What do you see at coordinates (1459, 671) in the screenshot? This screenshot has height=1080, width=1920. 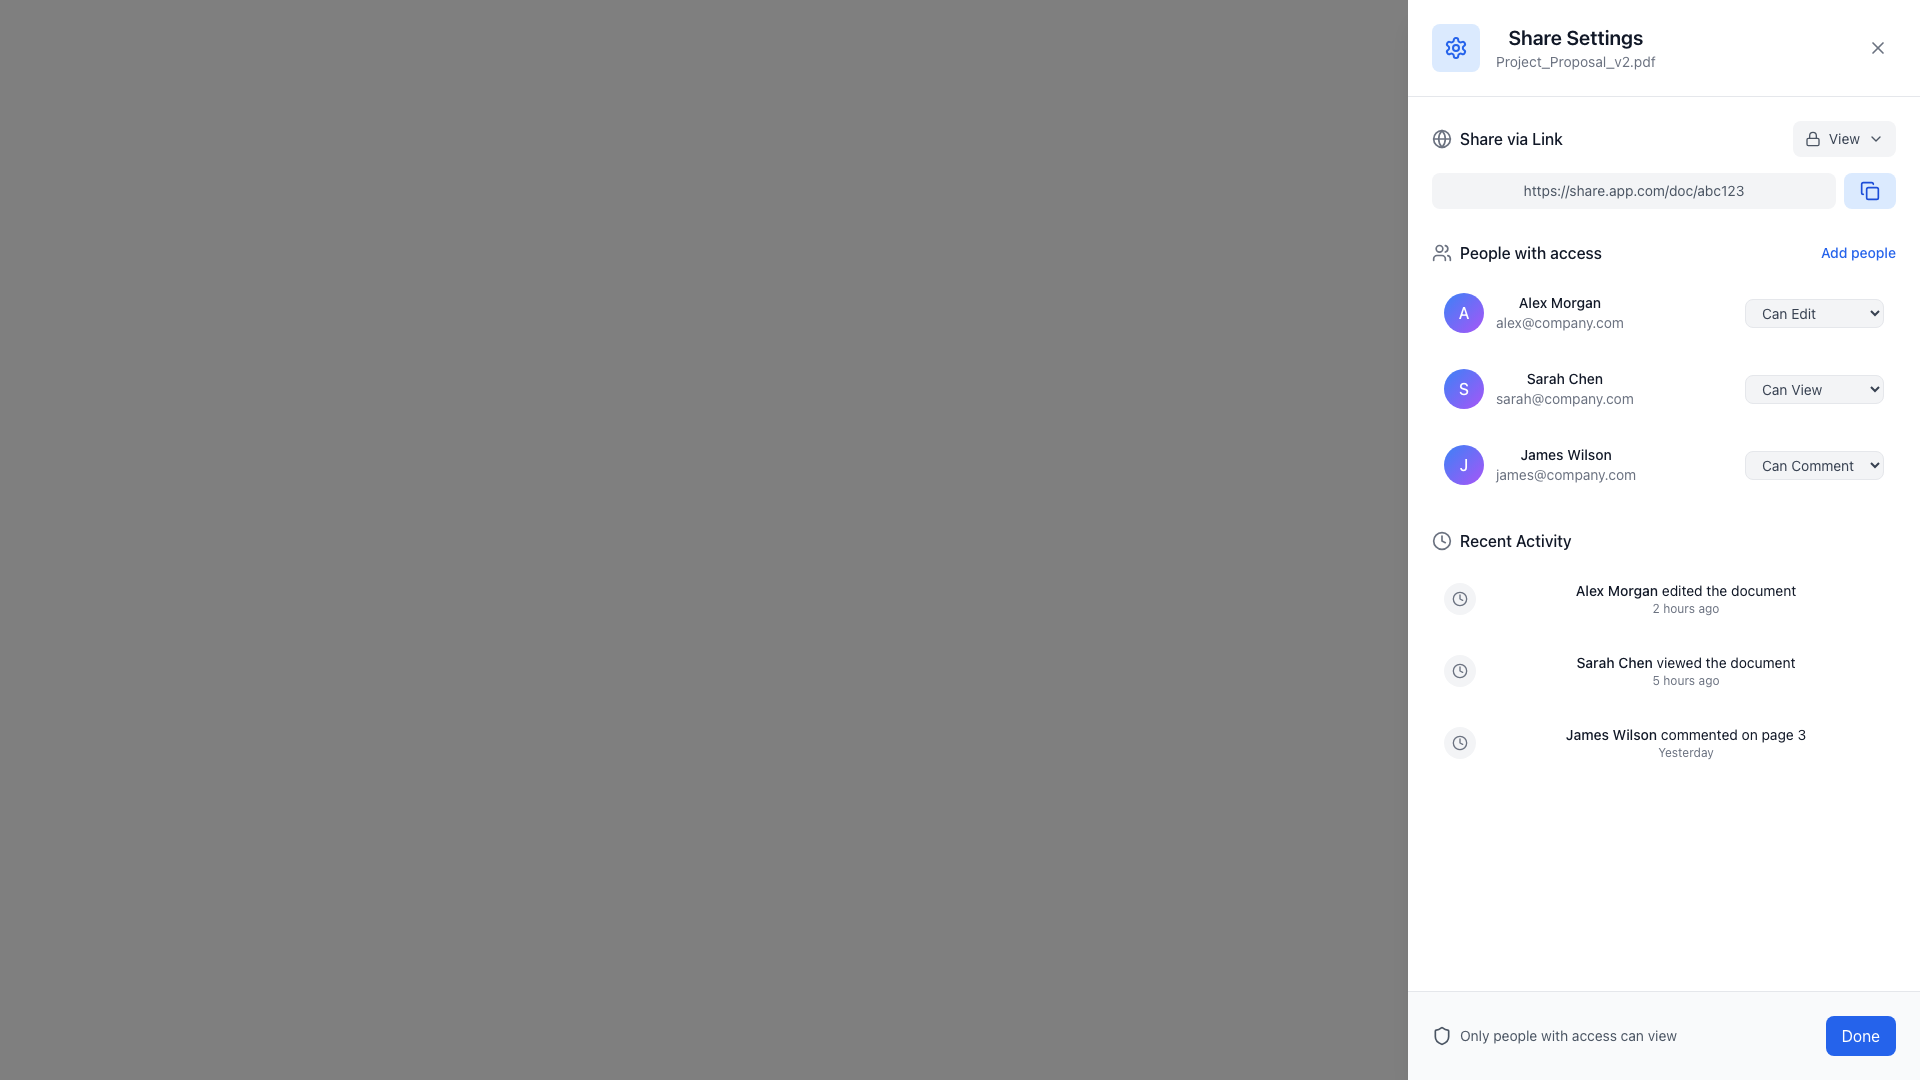 I see `the icon representing the activity type related to 'Sarah Chen viewed the document', located in the recent activity list as the second item, positioned to the left of the text description` at bounding box center [1459, 671].